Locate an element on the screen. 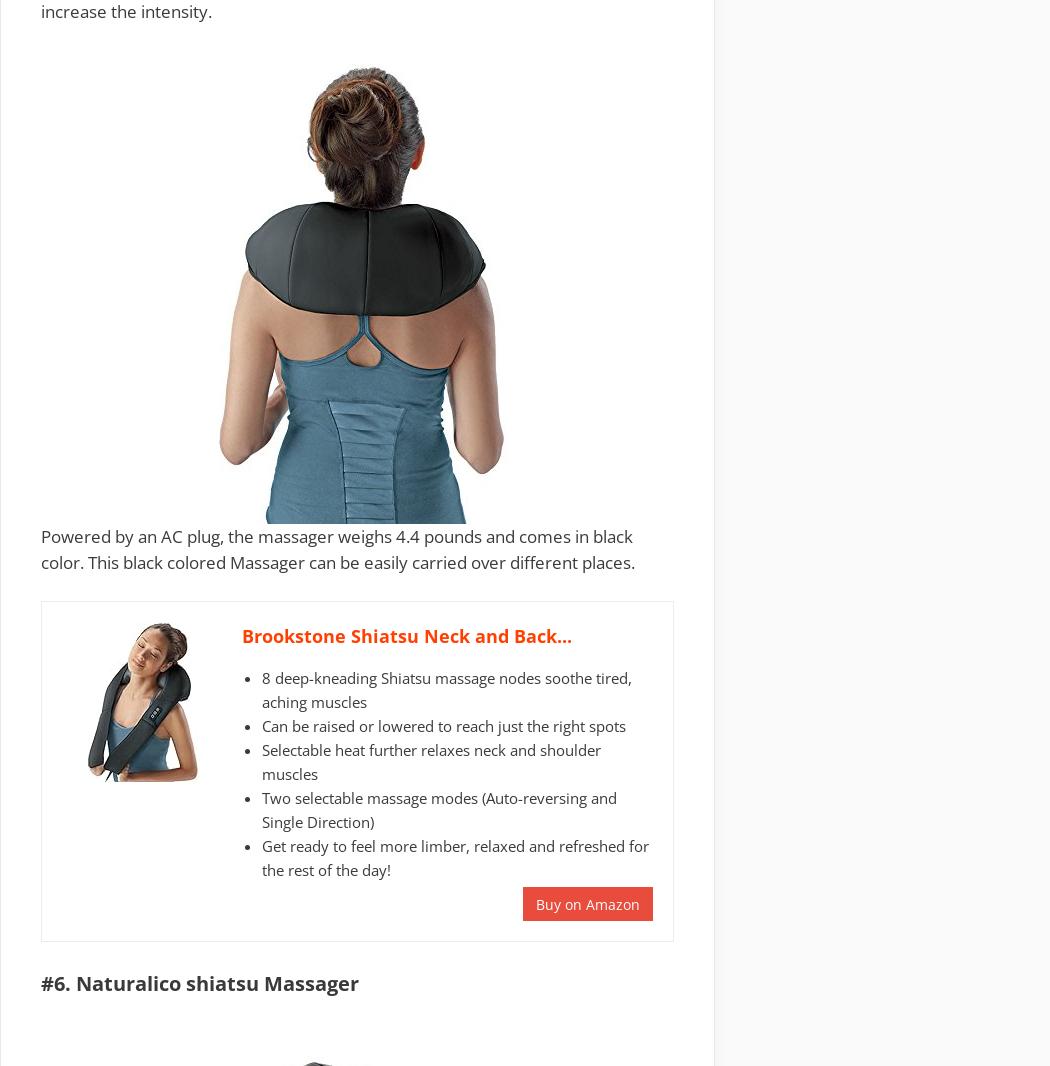  'Can be raised or lowered to reach just the right spots' is located at coordinates (443, 723).